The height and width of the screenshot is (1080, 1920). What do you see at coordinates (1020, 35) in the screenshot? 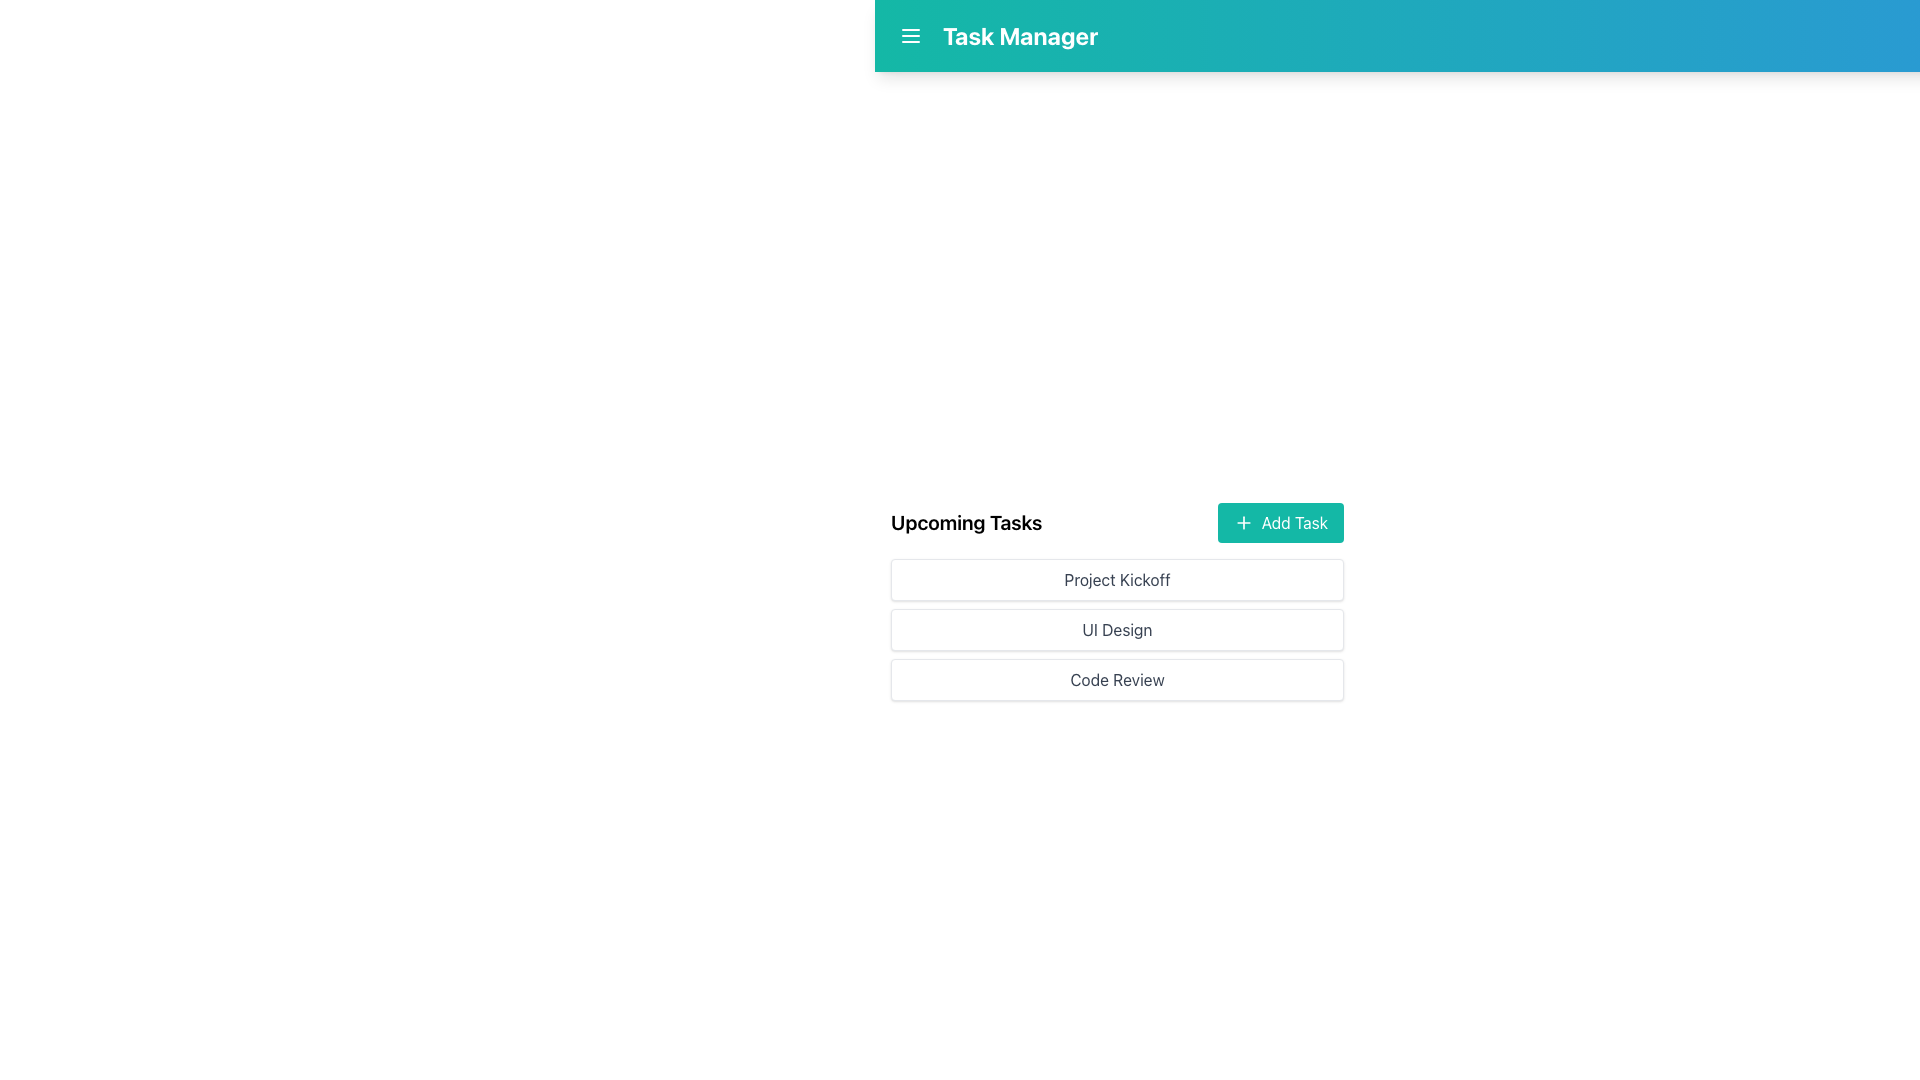
I see `the Static text label in the header section, which indicates the purpose or current state of the application` at bounding box center [1020, 35].